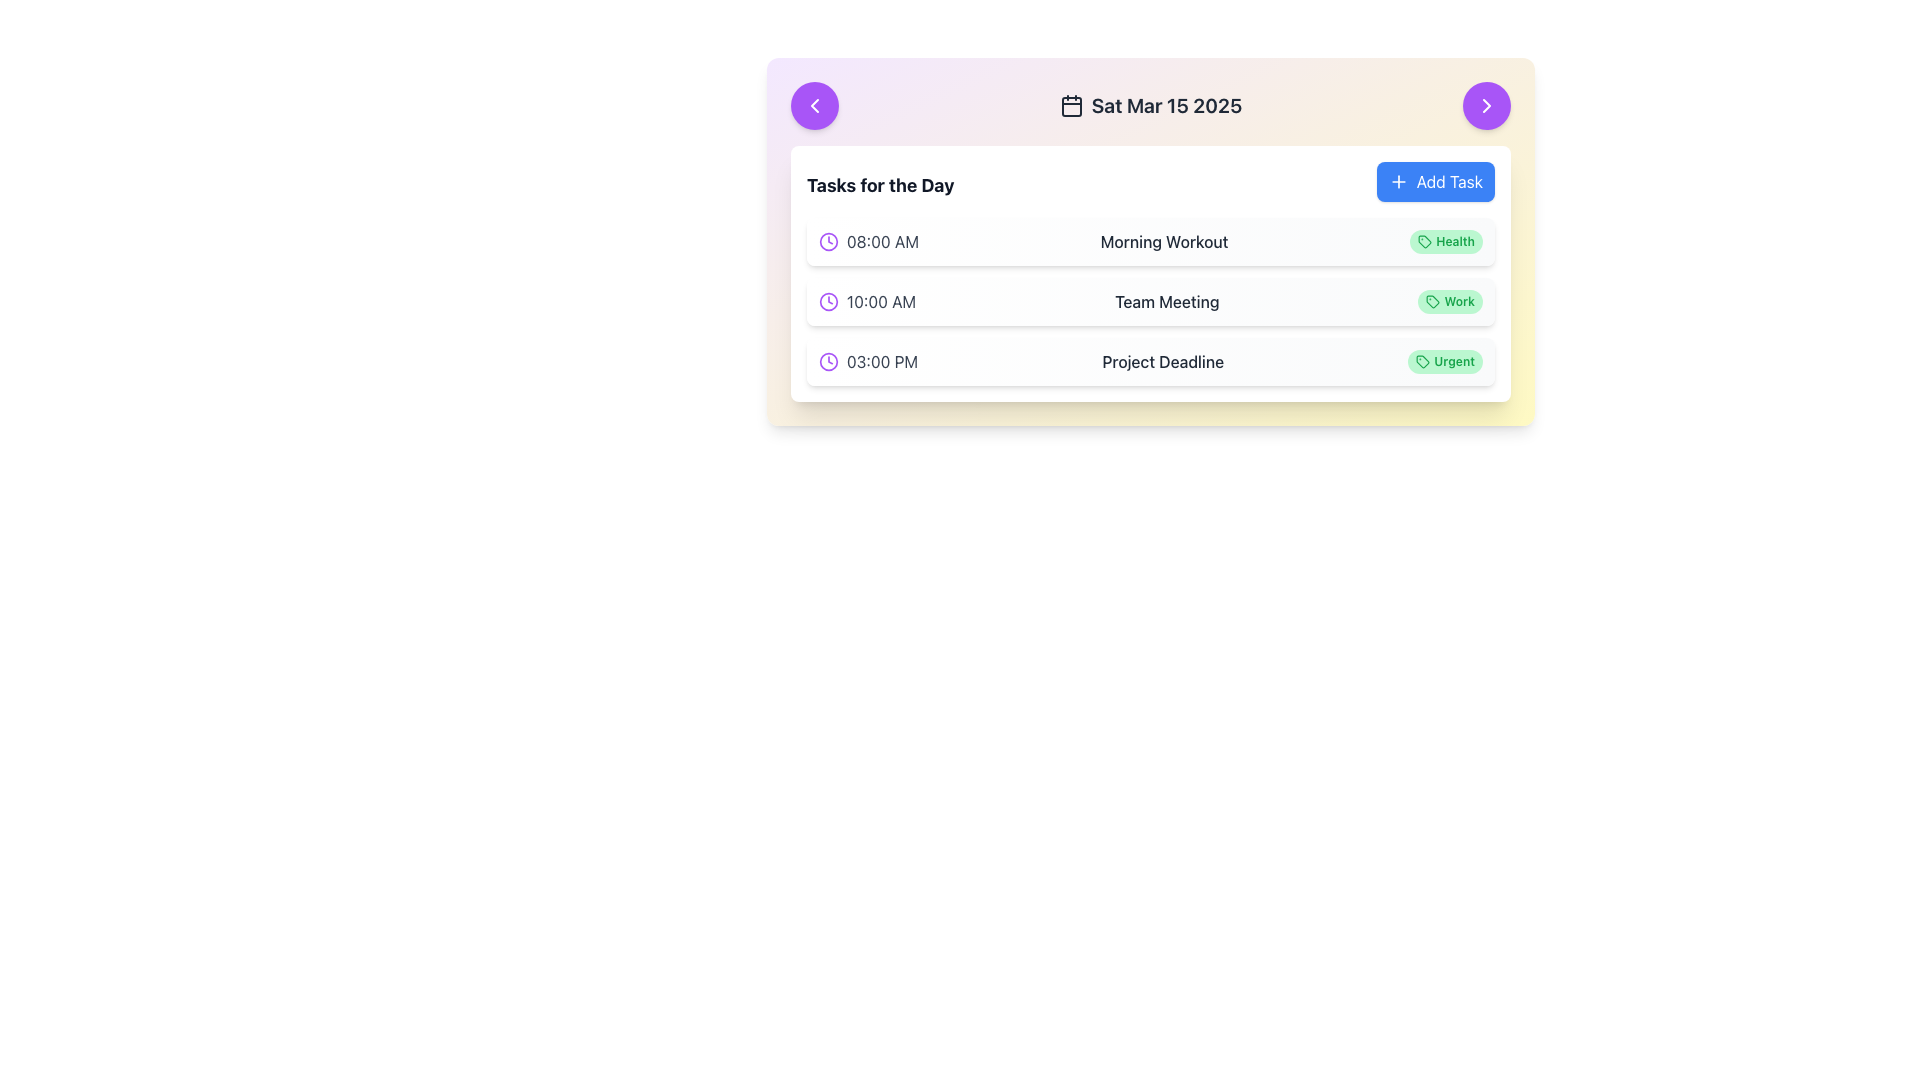 The width and height of the screenshot is (1920, 1080). Describe the element at coordinates (1424, 241) in the screenshot. I see `the small icon resembling a tag with a green outline and a filled green circular dot, located to the left of the 'Health' label in the 'Morning Workout' row` at that location.